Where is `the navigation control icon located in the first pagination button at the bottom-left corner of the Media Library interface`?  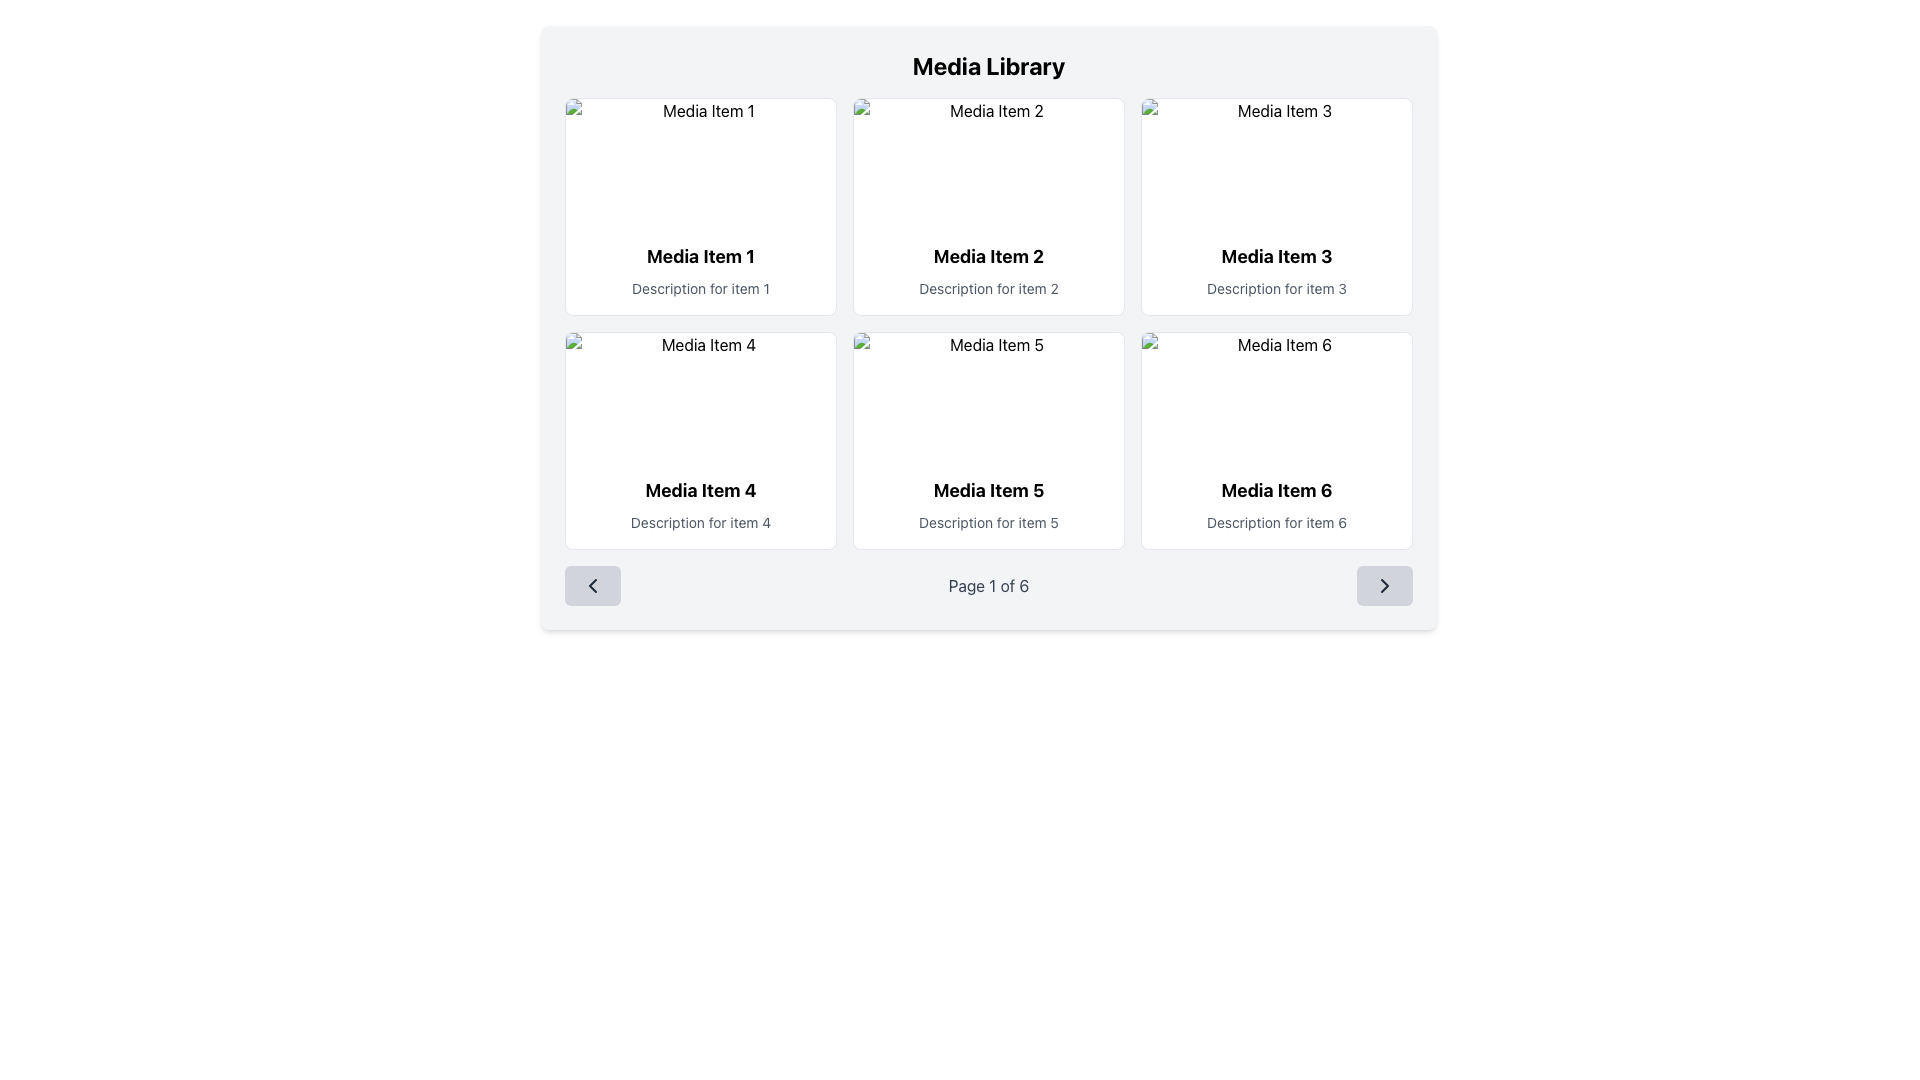 the navigation control icon located in the first pagination button at the bottom-left corner of the Media Library interface is located at coordinates (592, 585).